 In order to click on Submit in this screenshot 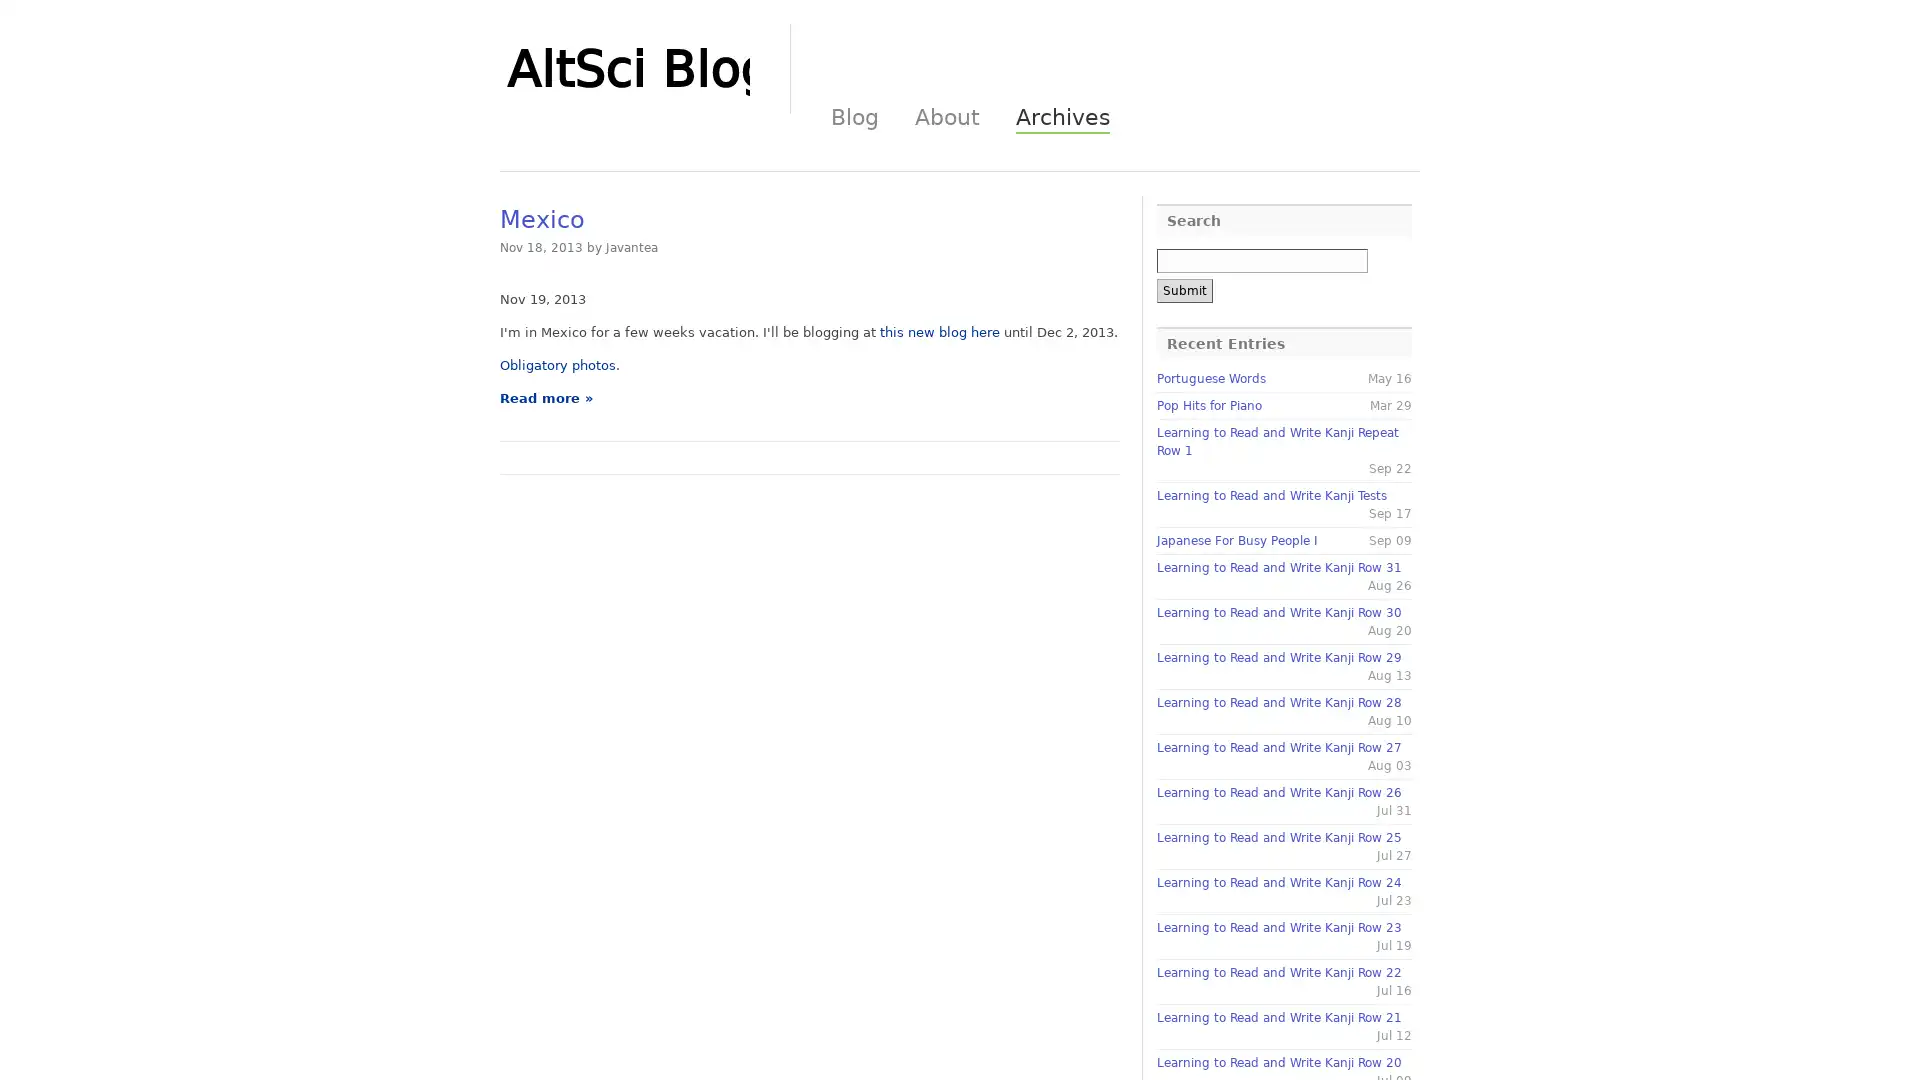, I will do `click(1185, 290)`.